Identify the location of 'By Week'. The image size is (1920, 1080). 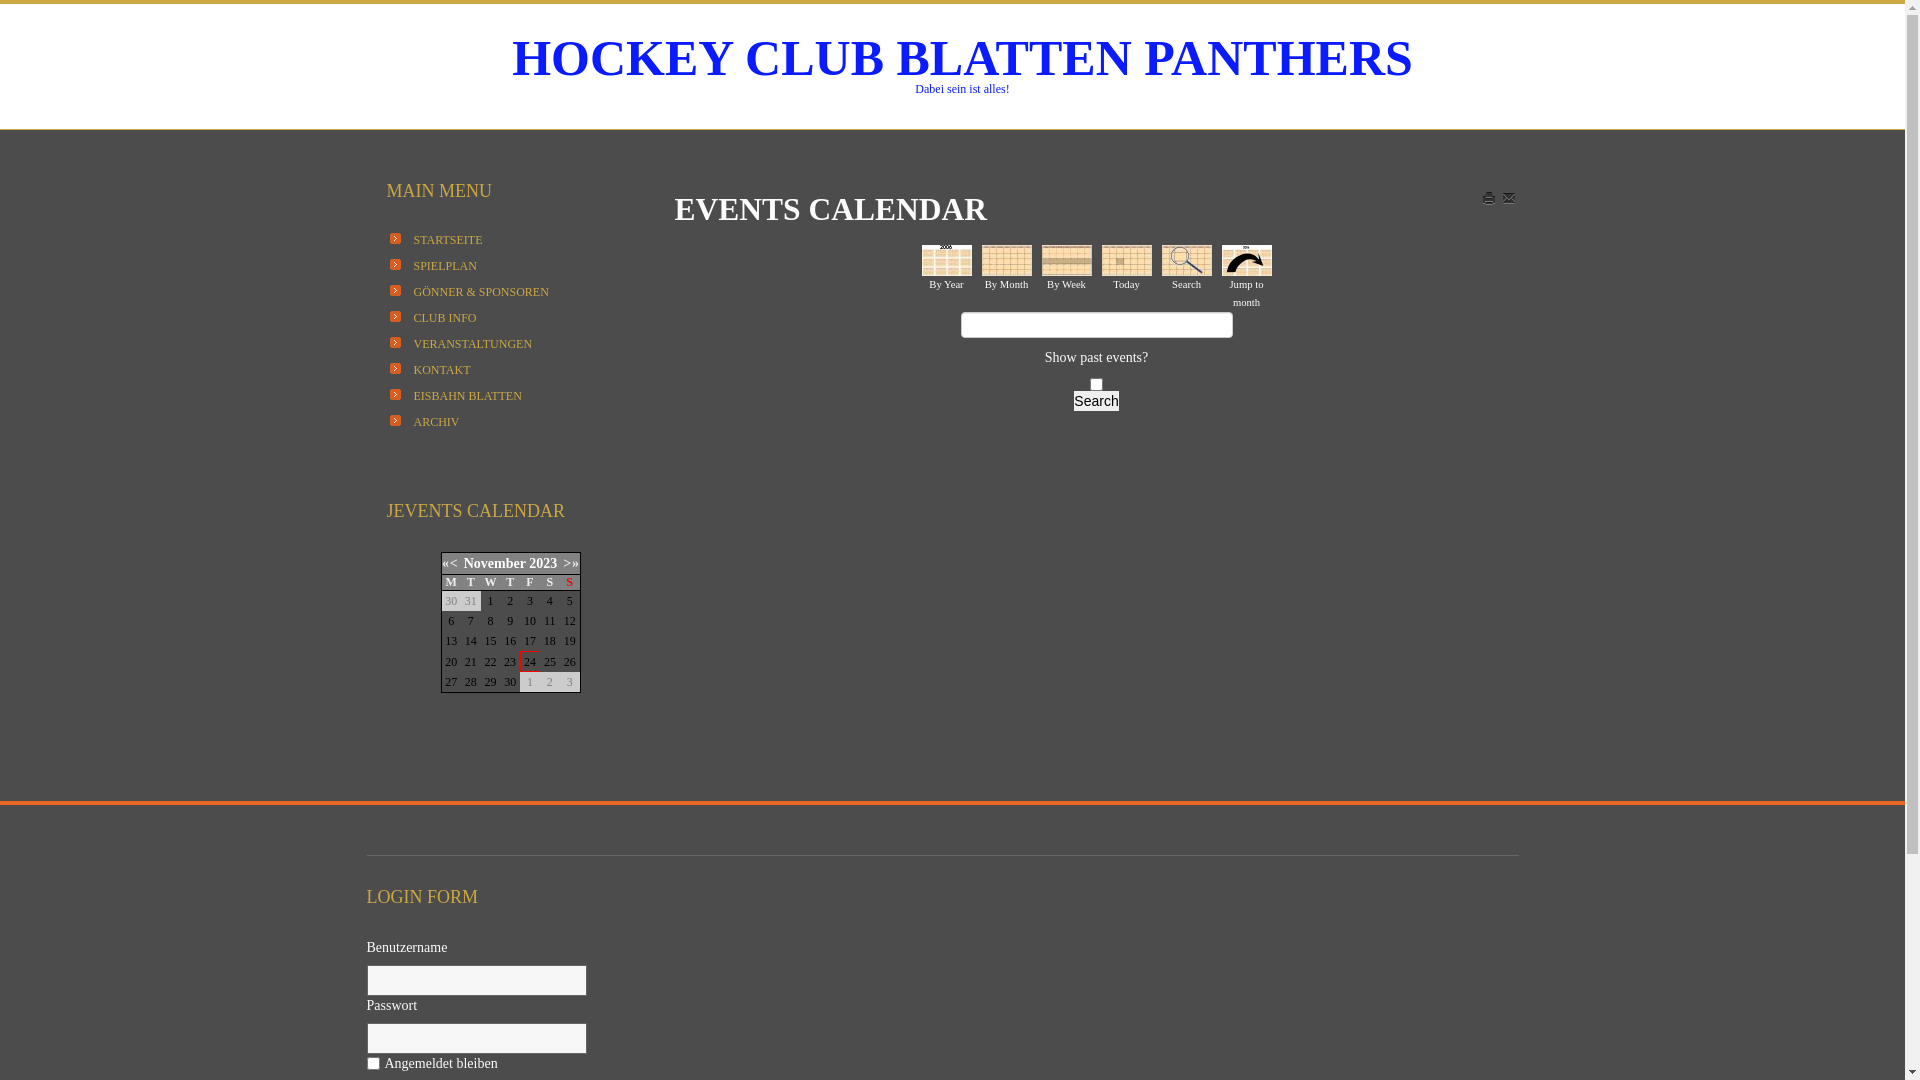
(1065, 258).